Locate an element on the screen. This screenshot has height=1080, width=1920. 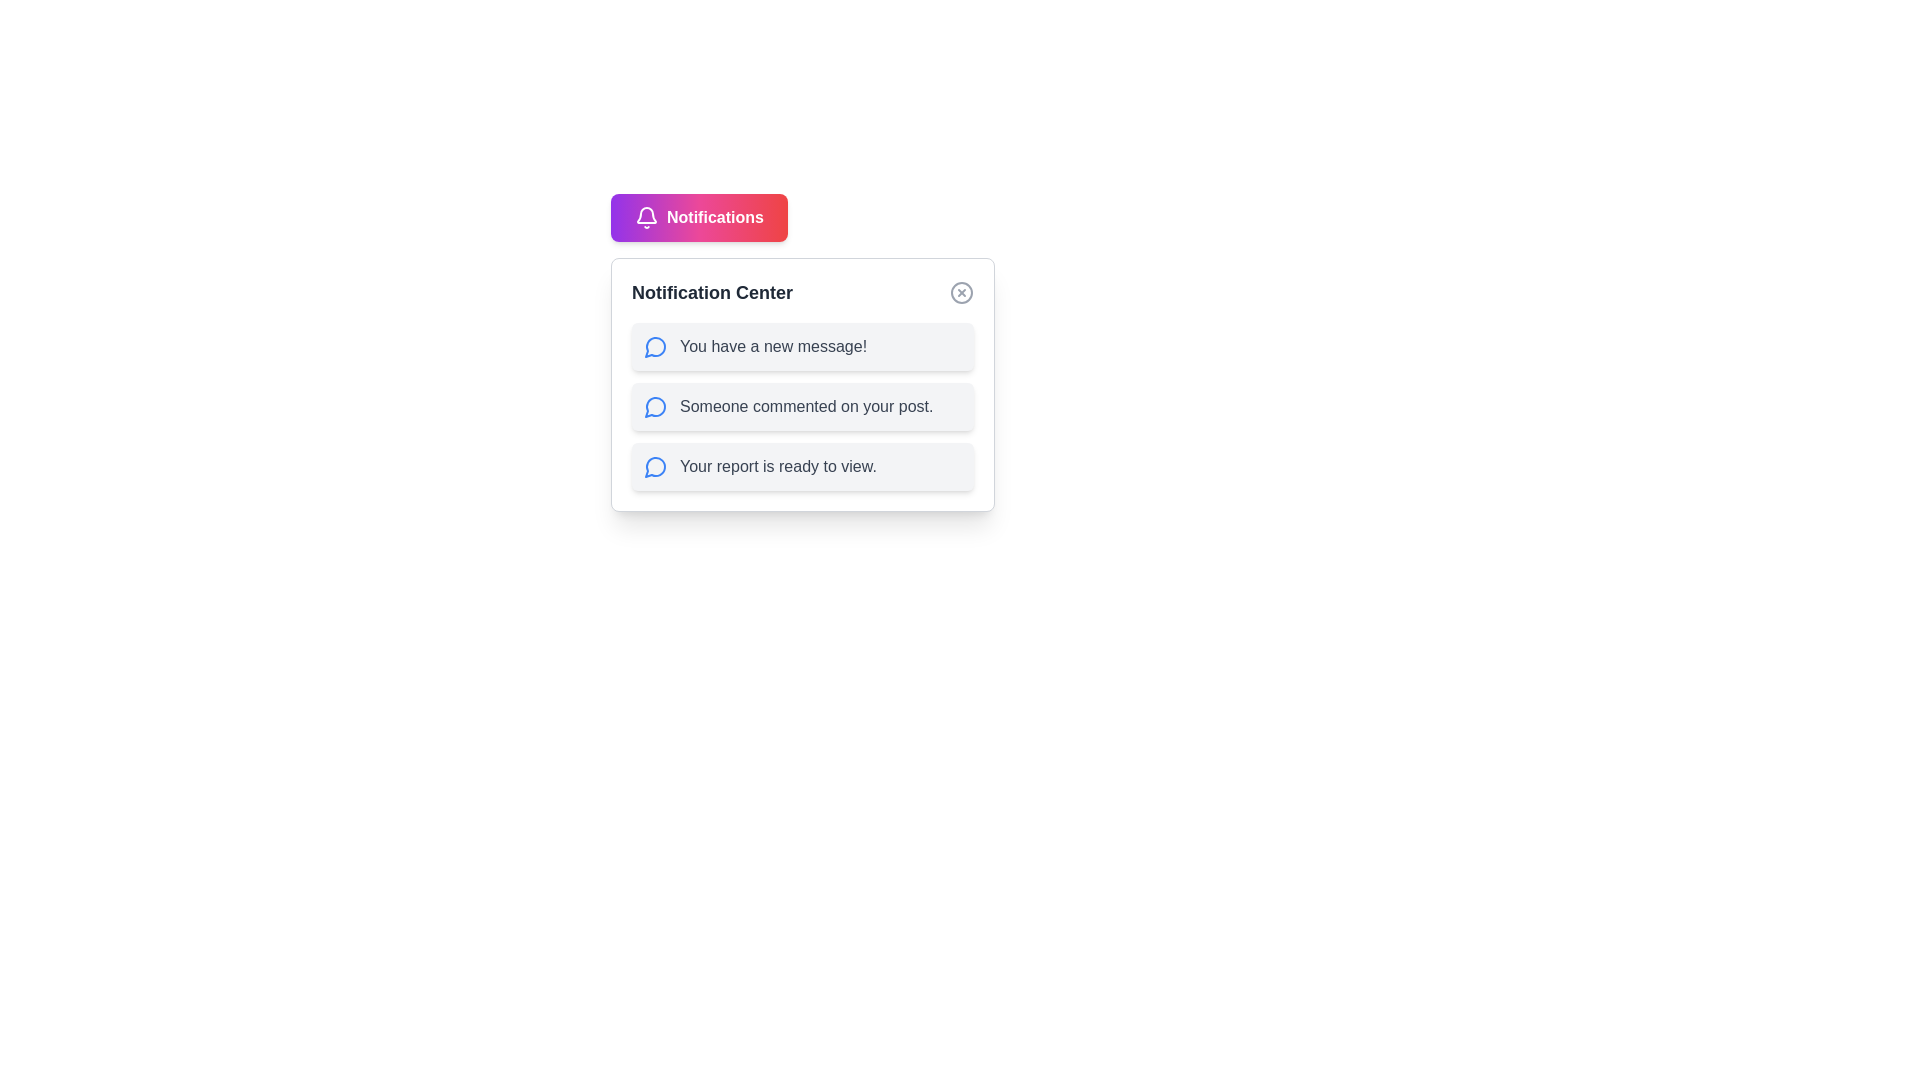
text displaying 'Someone commented on your post.' located in the second notification card of the 'Notification Center' panel, styled with the class 'text-gray-700' is located at coordinates (806, 406).